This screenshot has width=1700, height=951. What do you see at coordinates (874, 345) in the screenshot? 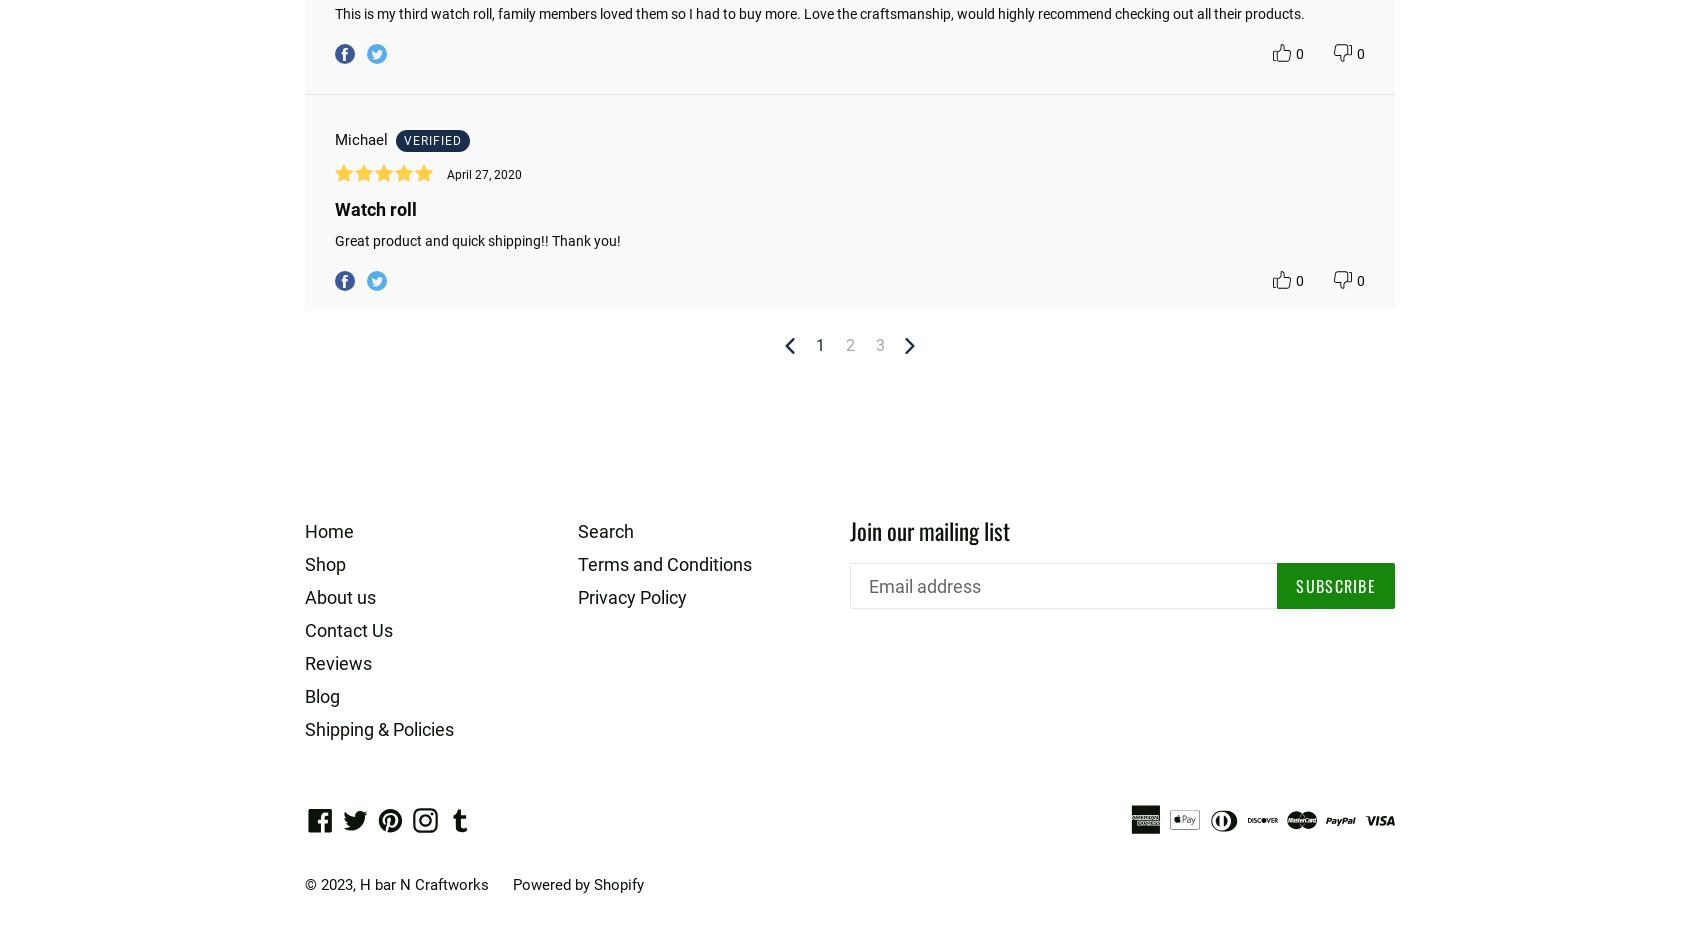
I see `'3'` at bounding box center [874, 345].